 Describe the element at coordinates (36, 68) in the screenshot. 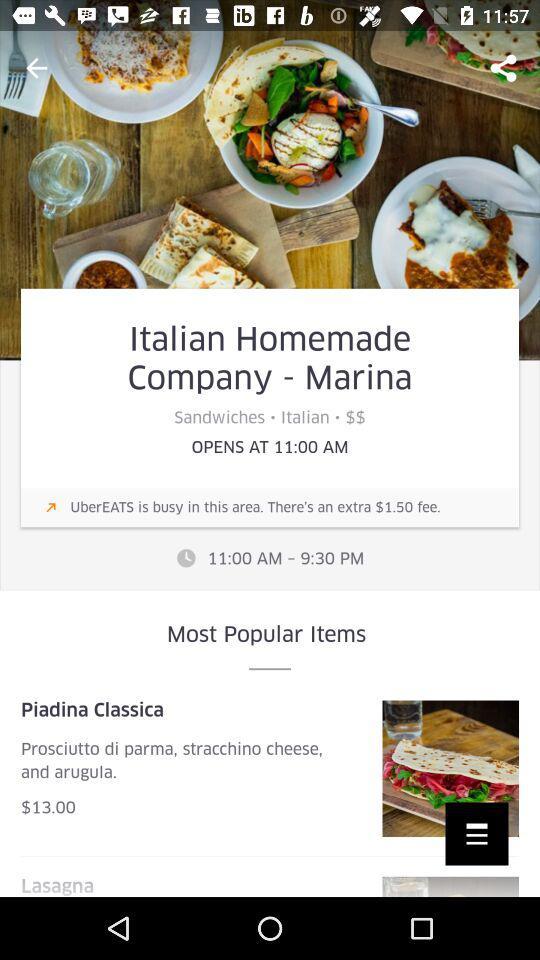

I see `the arrow_backward icon` at that location.